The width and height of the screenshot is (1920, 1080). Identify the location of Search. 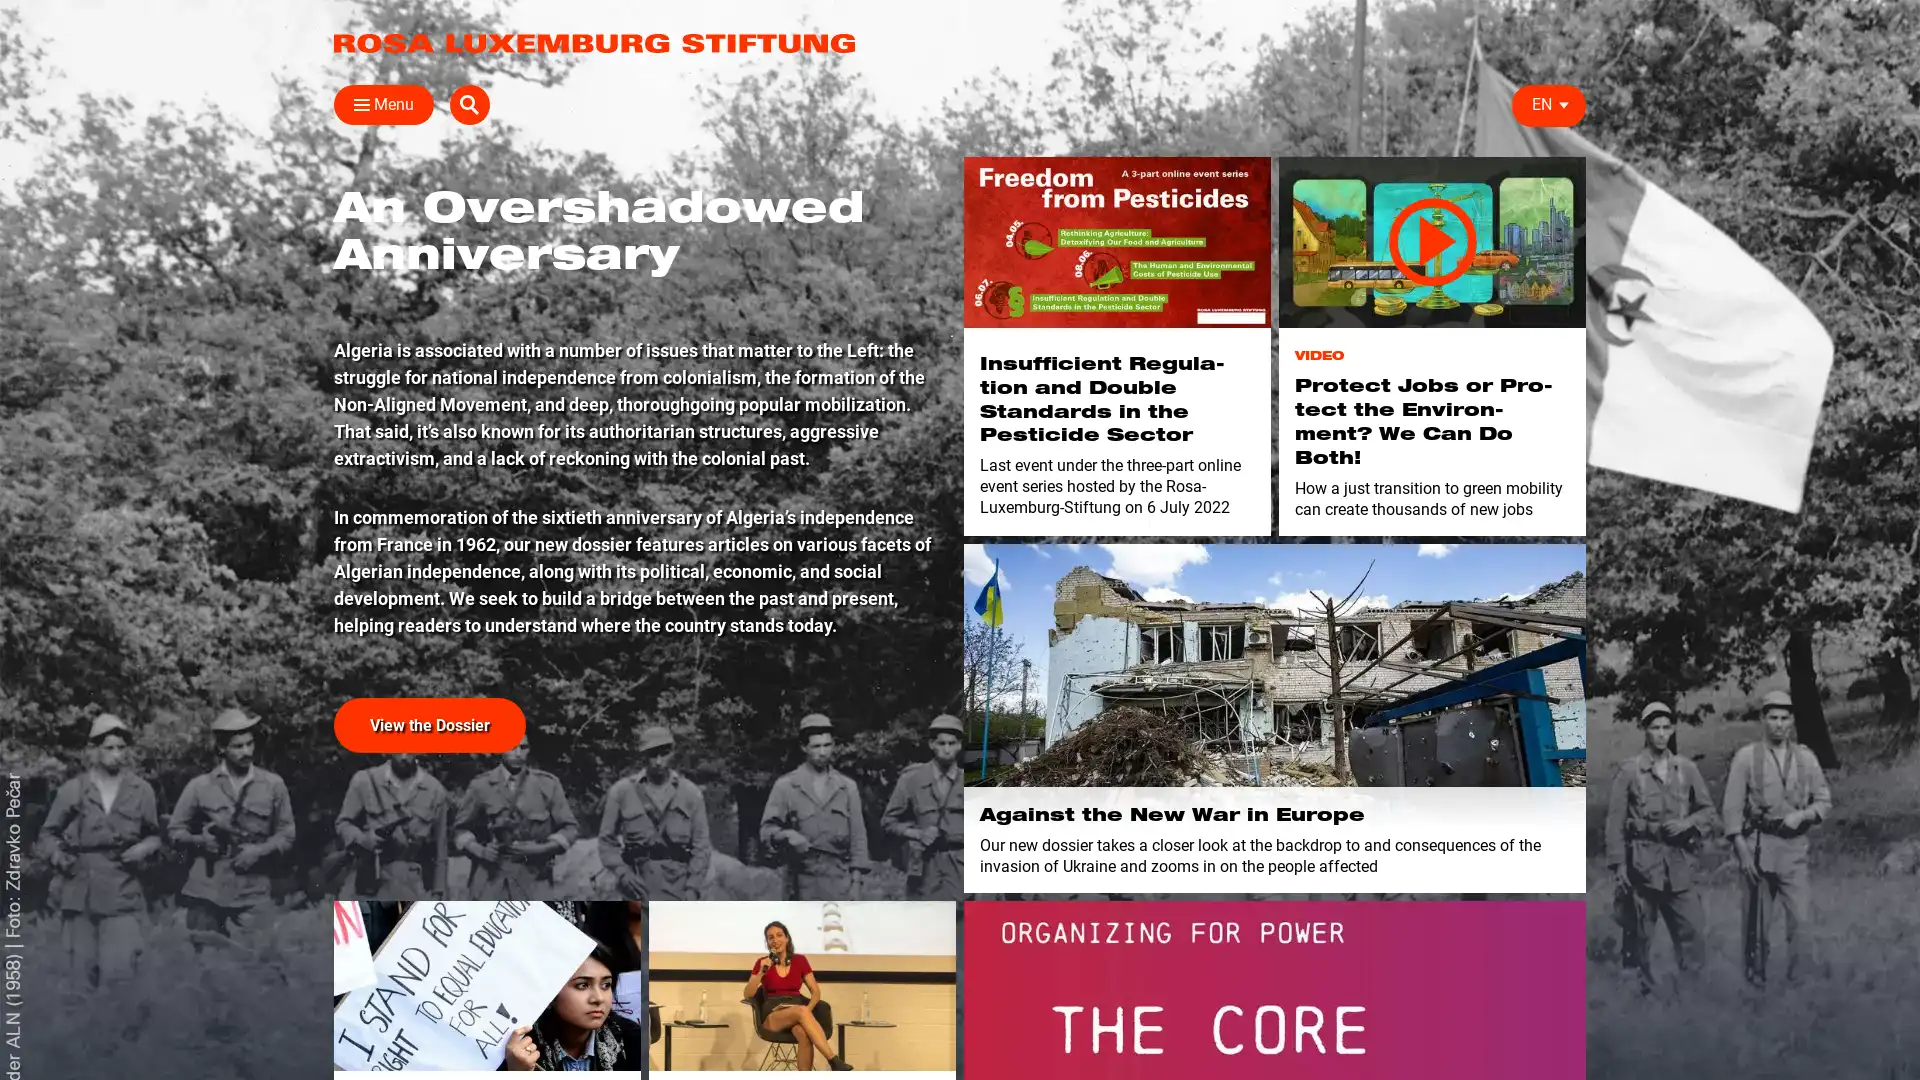
(1564, 104).